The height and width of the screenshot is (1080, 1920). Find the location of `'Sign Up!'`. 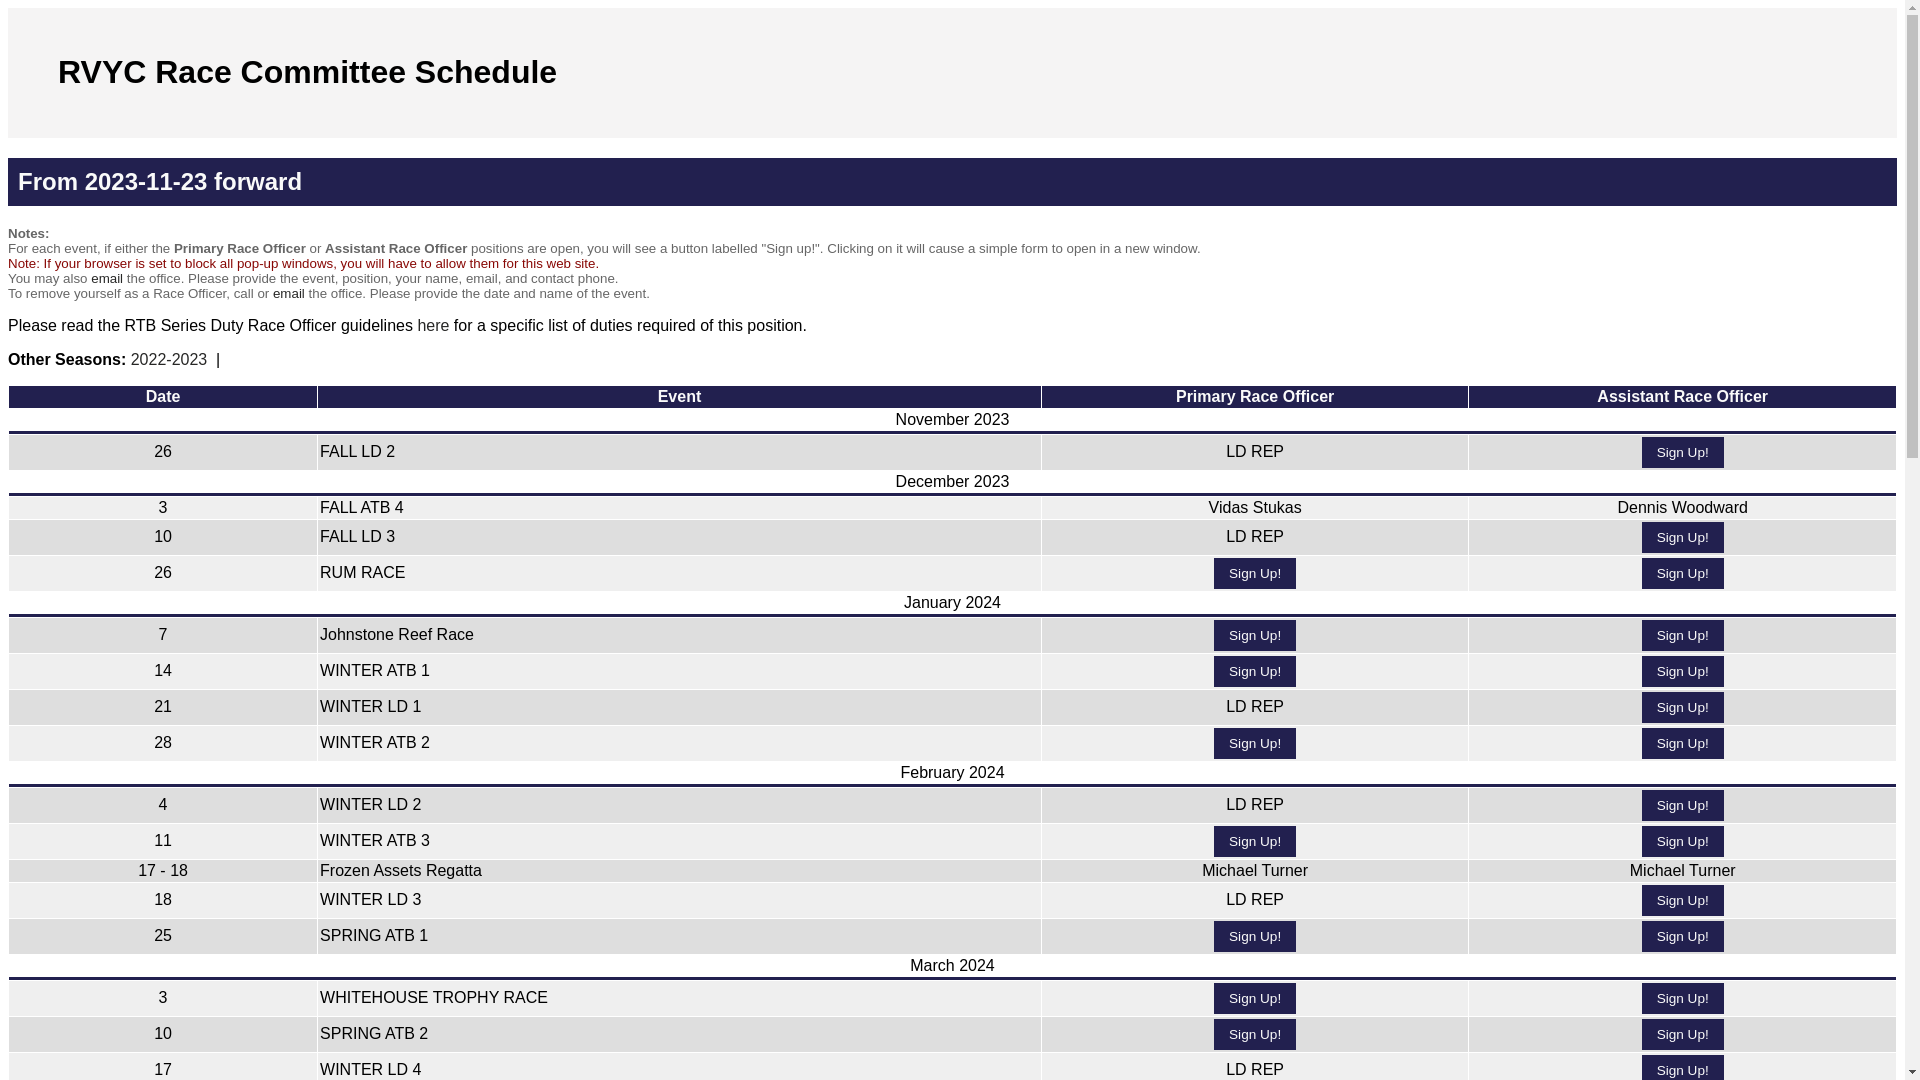

'Sign Up!' is located at coordinates (1641, 706).